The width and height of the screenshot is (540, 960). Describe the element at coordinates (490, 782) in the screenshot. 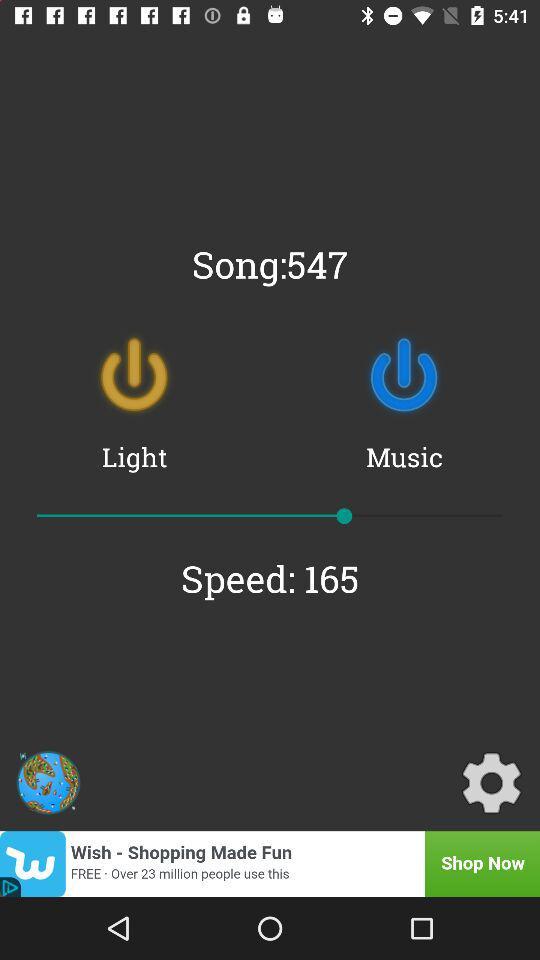

I see `the item at the bottom right corner` at that location.